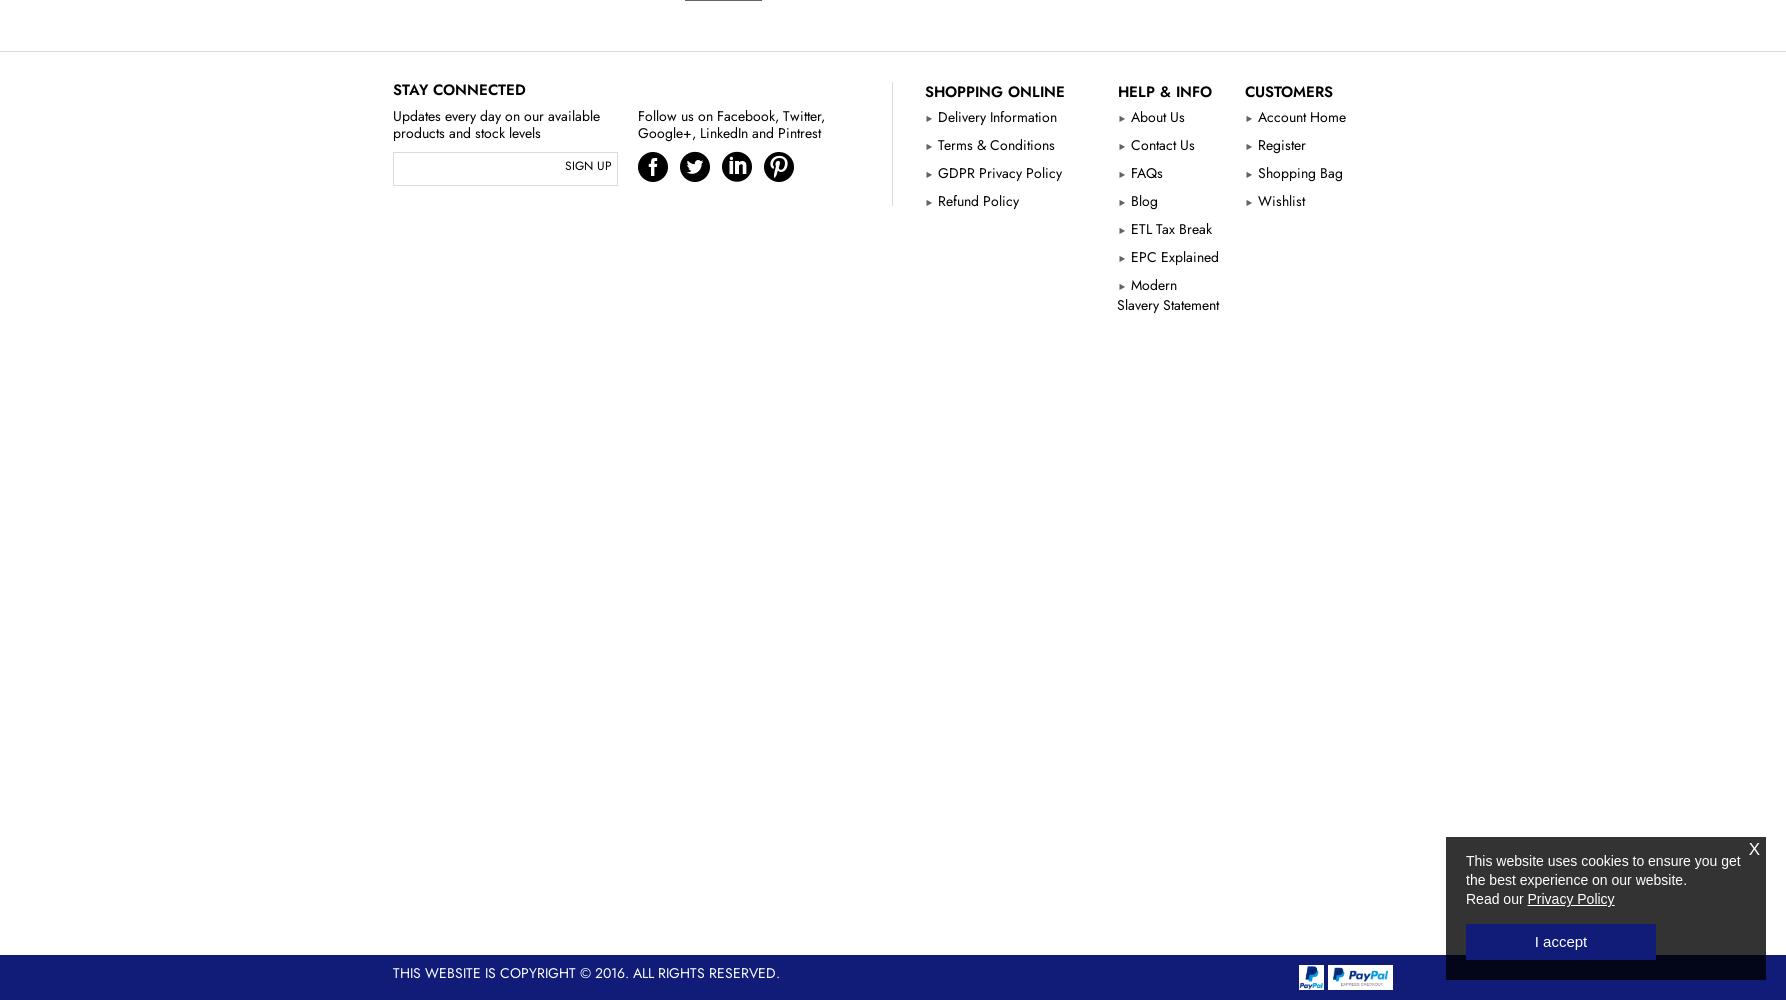  I want to click on 'X', so click(1746, 848).